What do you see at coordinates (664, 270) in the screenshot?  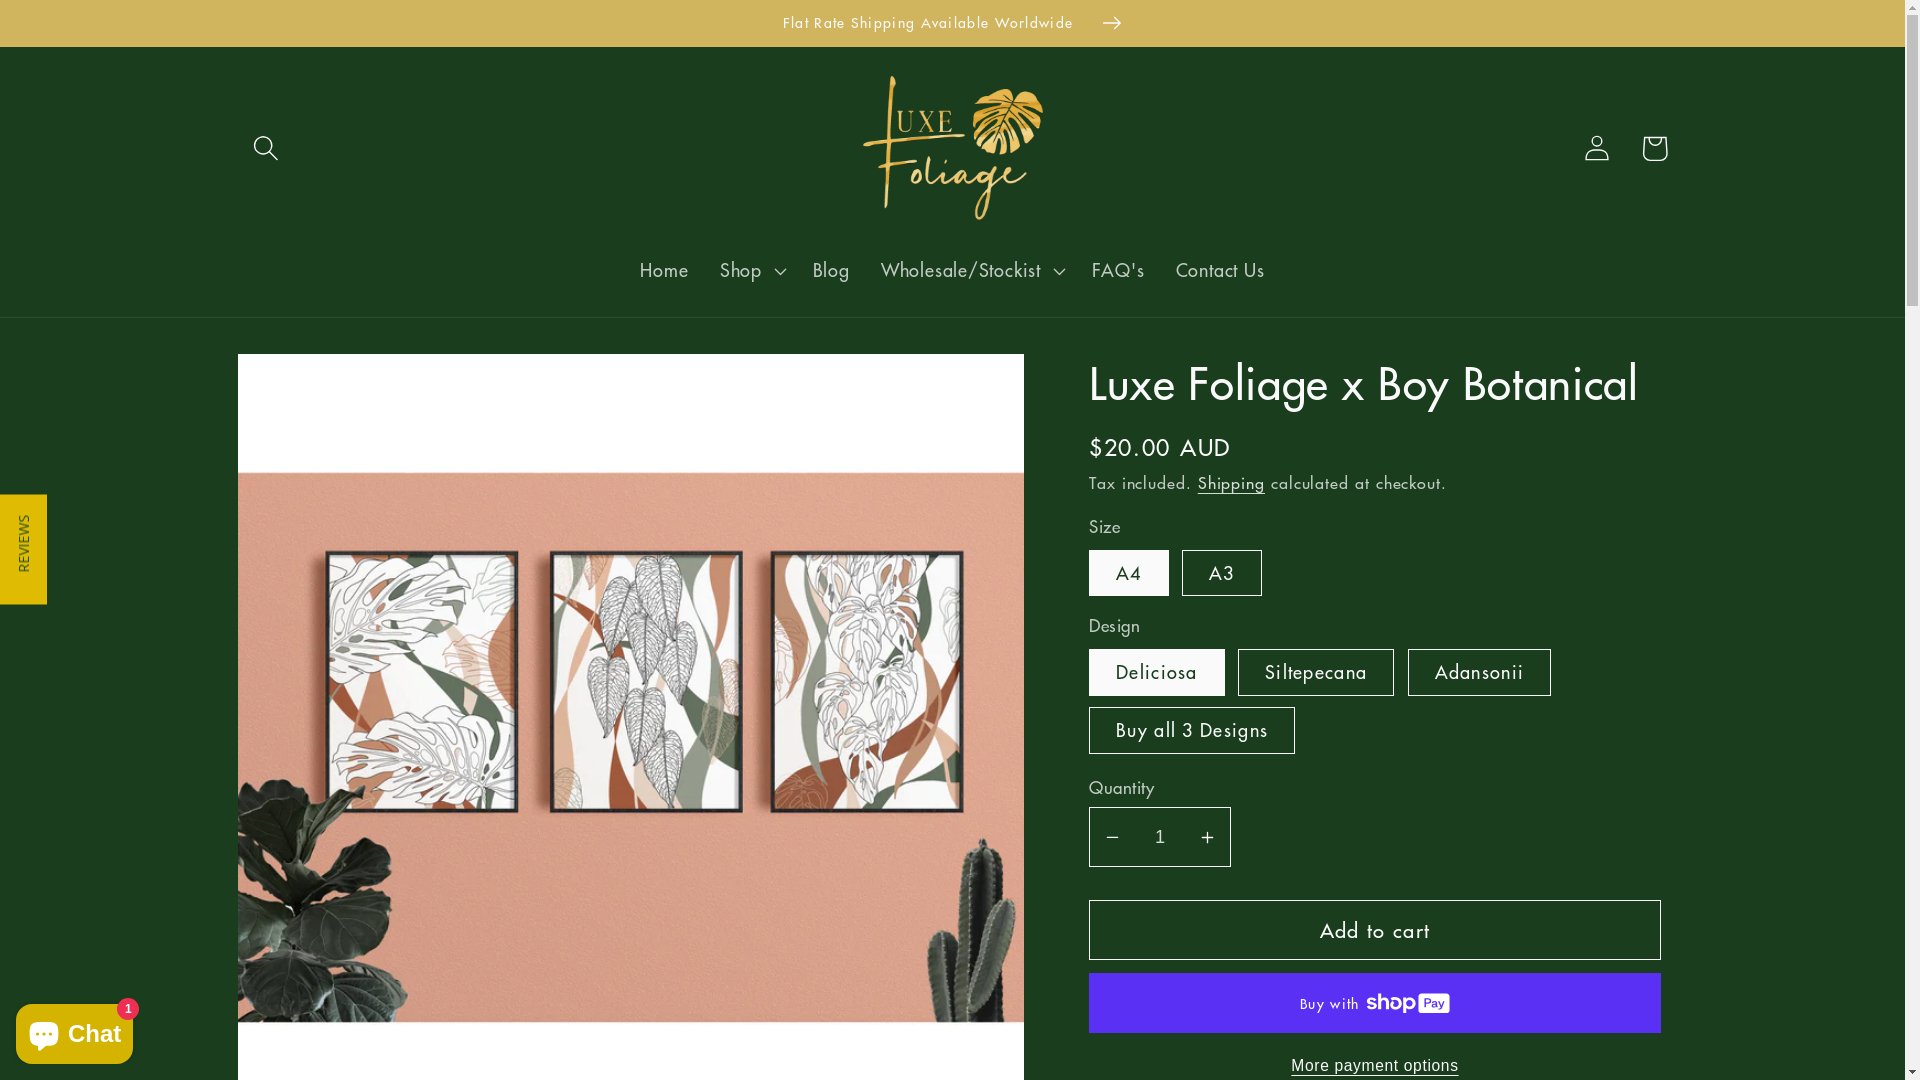 I see `'Home'` at bounding box center [664, 270].